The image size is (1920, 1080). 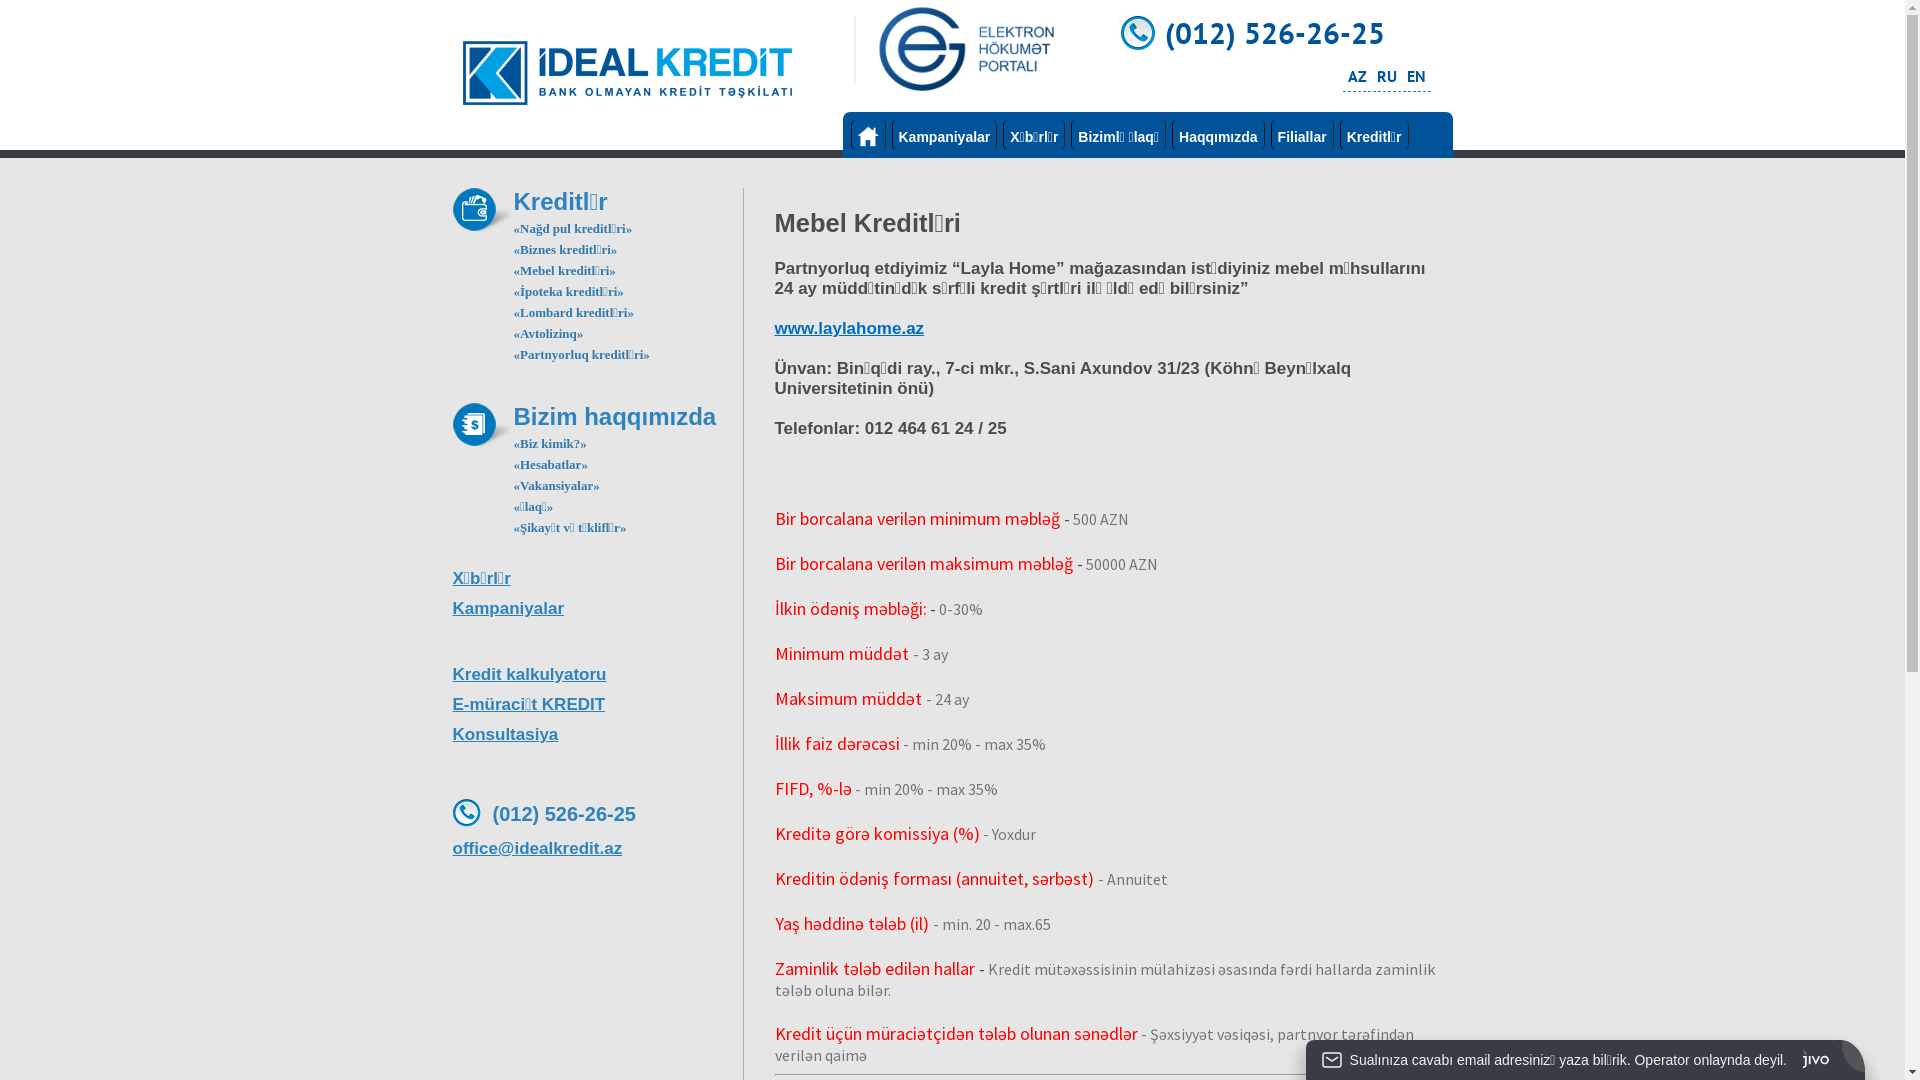 What do you see at coordinates (595, 675) in the screenshot?
I see `'Kredit kalkulyatoru'` at bounding box center [595, 675].